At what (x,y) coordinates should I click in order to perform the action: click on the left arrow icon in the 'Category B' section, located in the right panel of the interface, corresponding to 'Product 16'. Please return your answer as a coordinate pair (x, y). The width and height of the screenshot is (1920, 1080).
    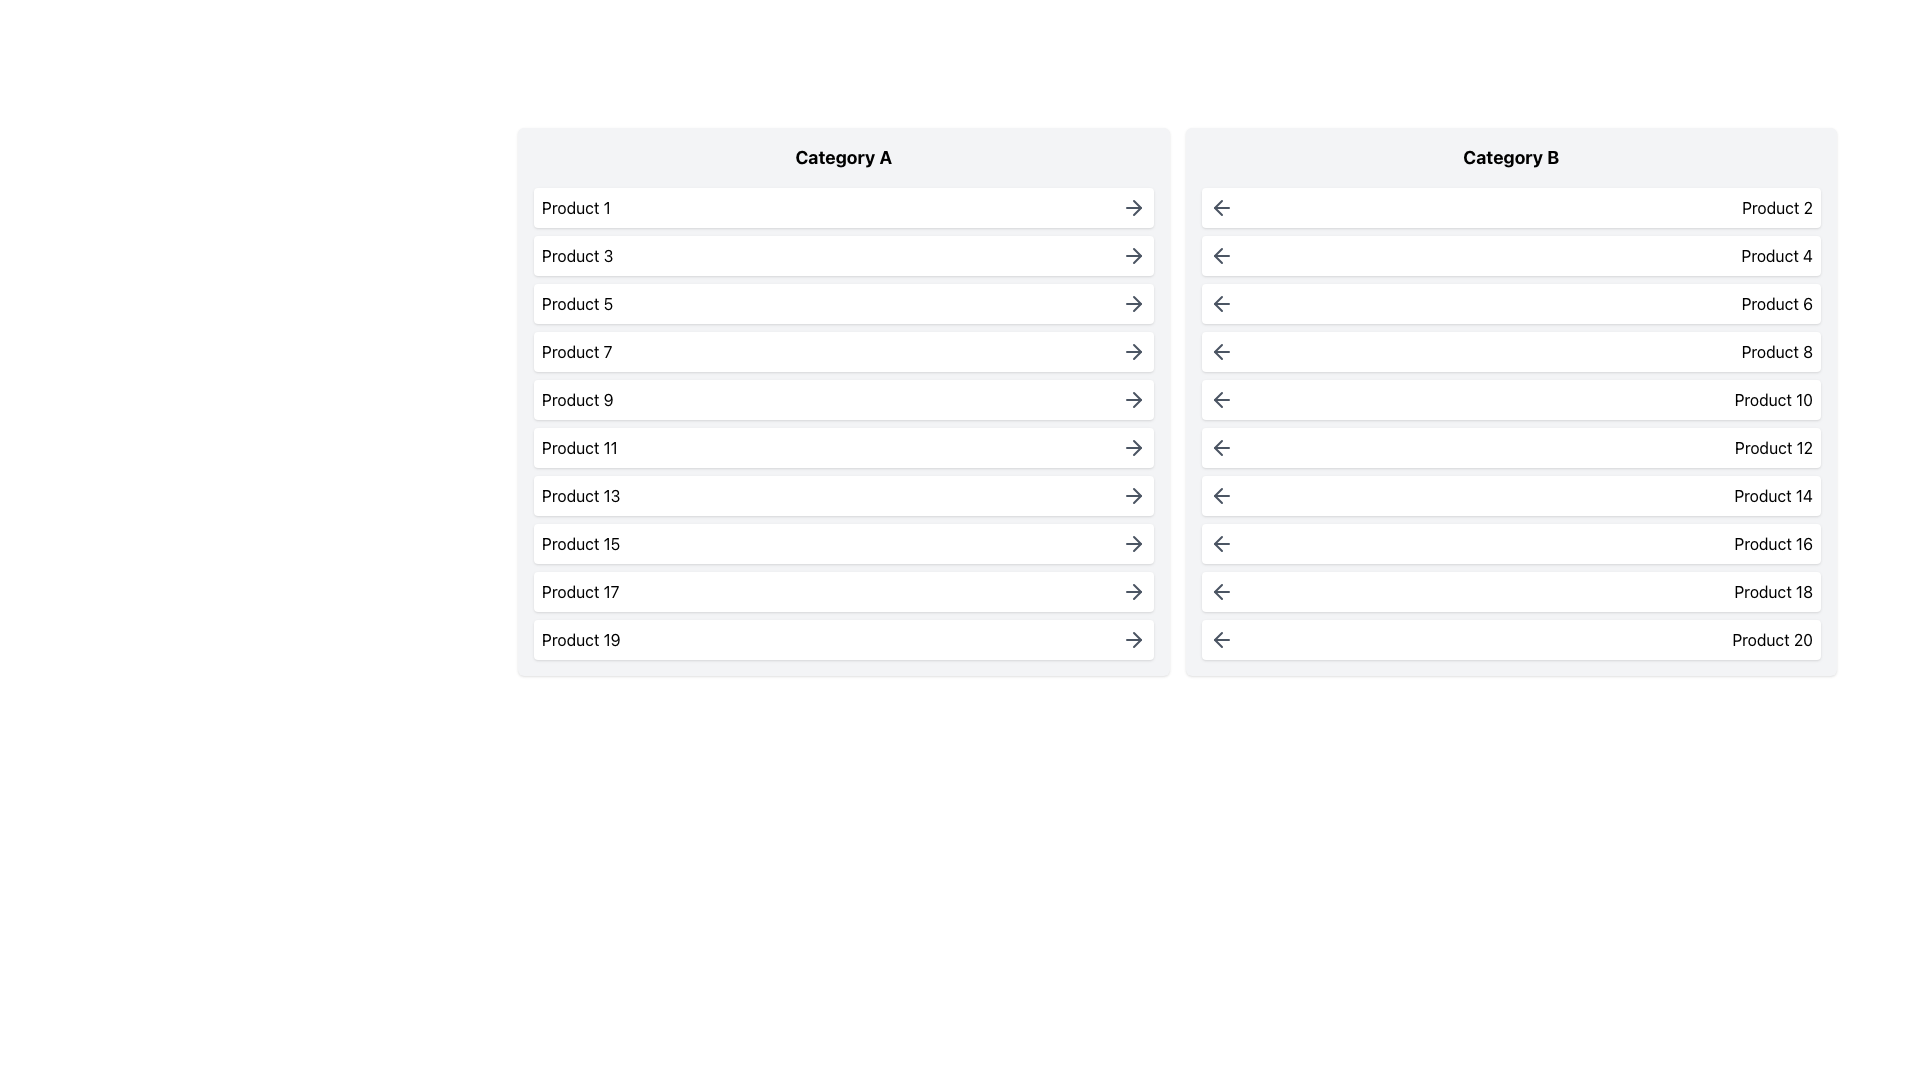
    Looking at the image, I should click on (1217, 543).